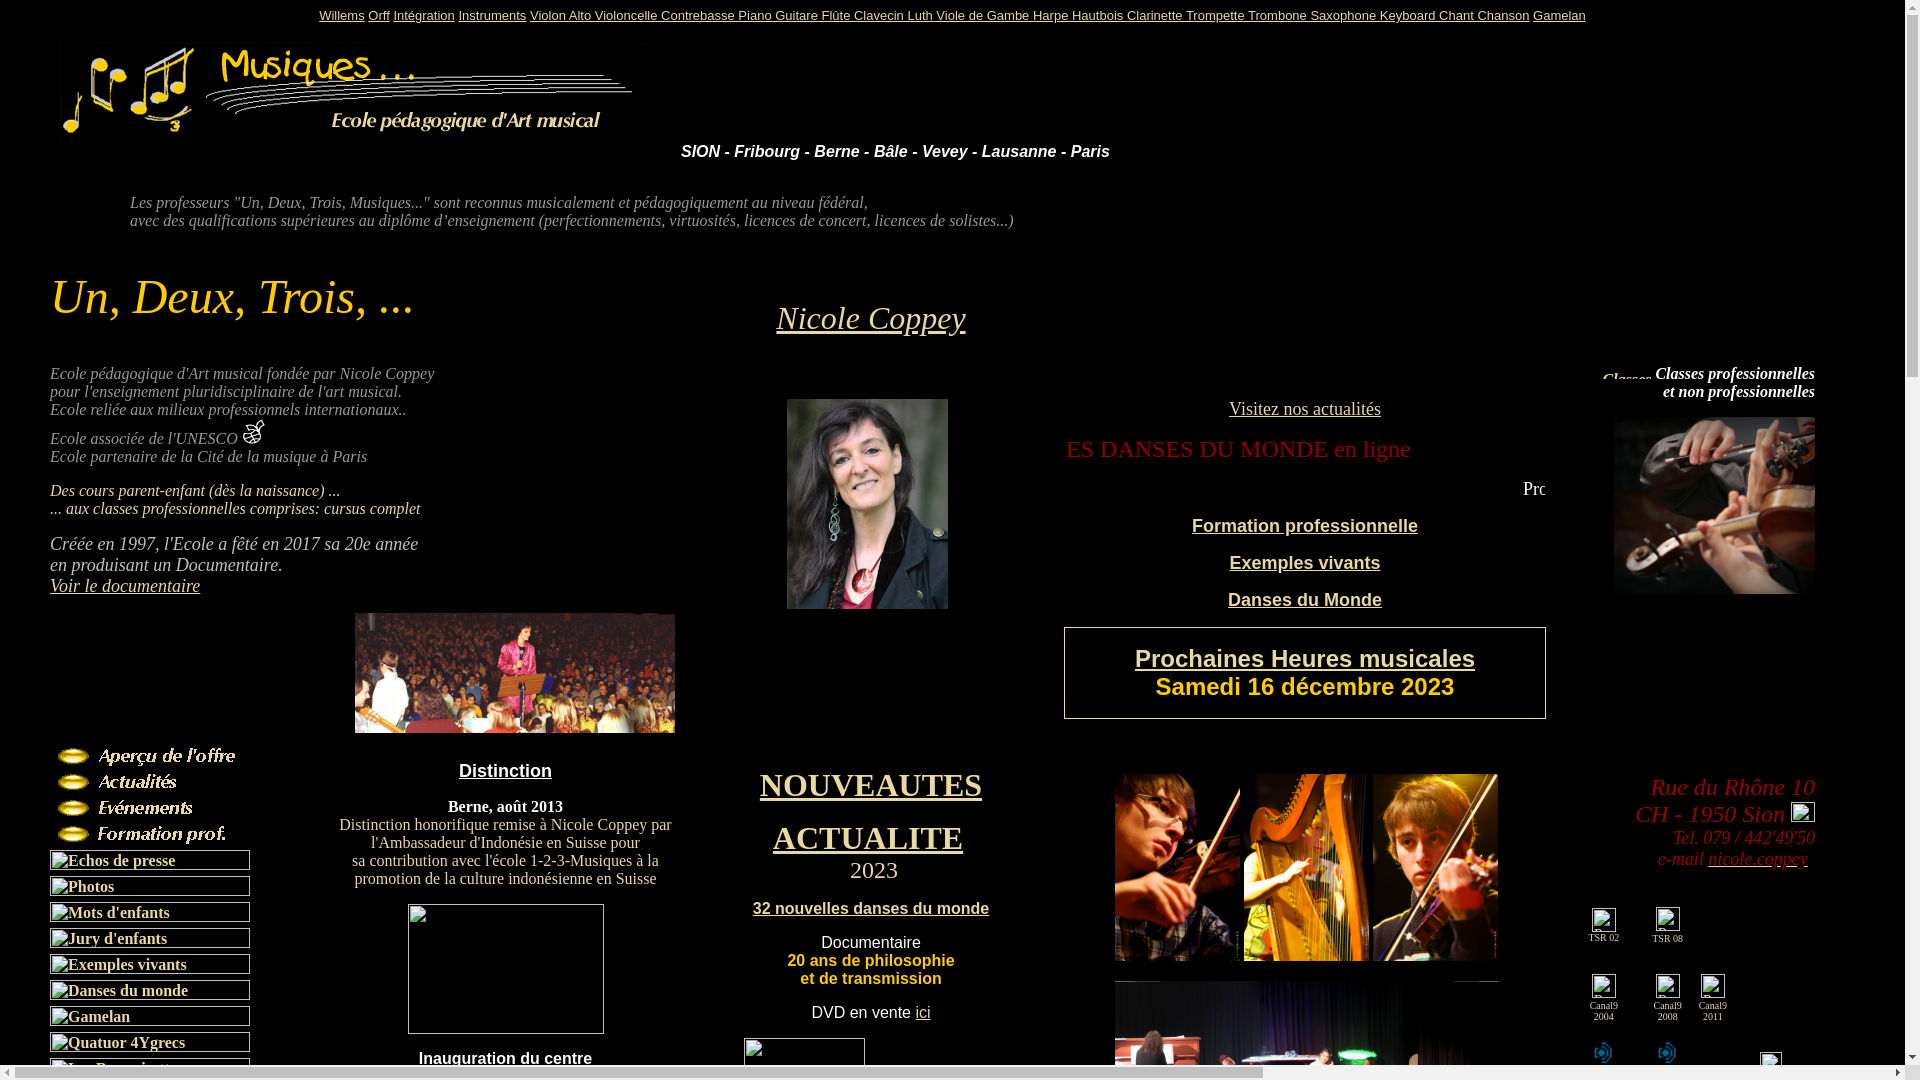 The height and width of the screenshot is (1080, 1920). I want to click on 'Danses du Monde', so click(1305, 599).